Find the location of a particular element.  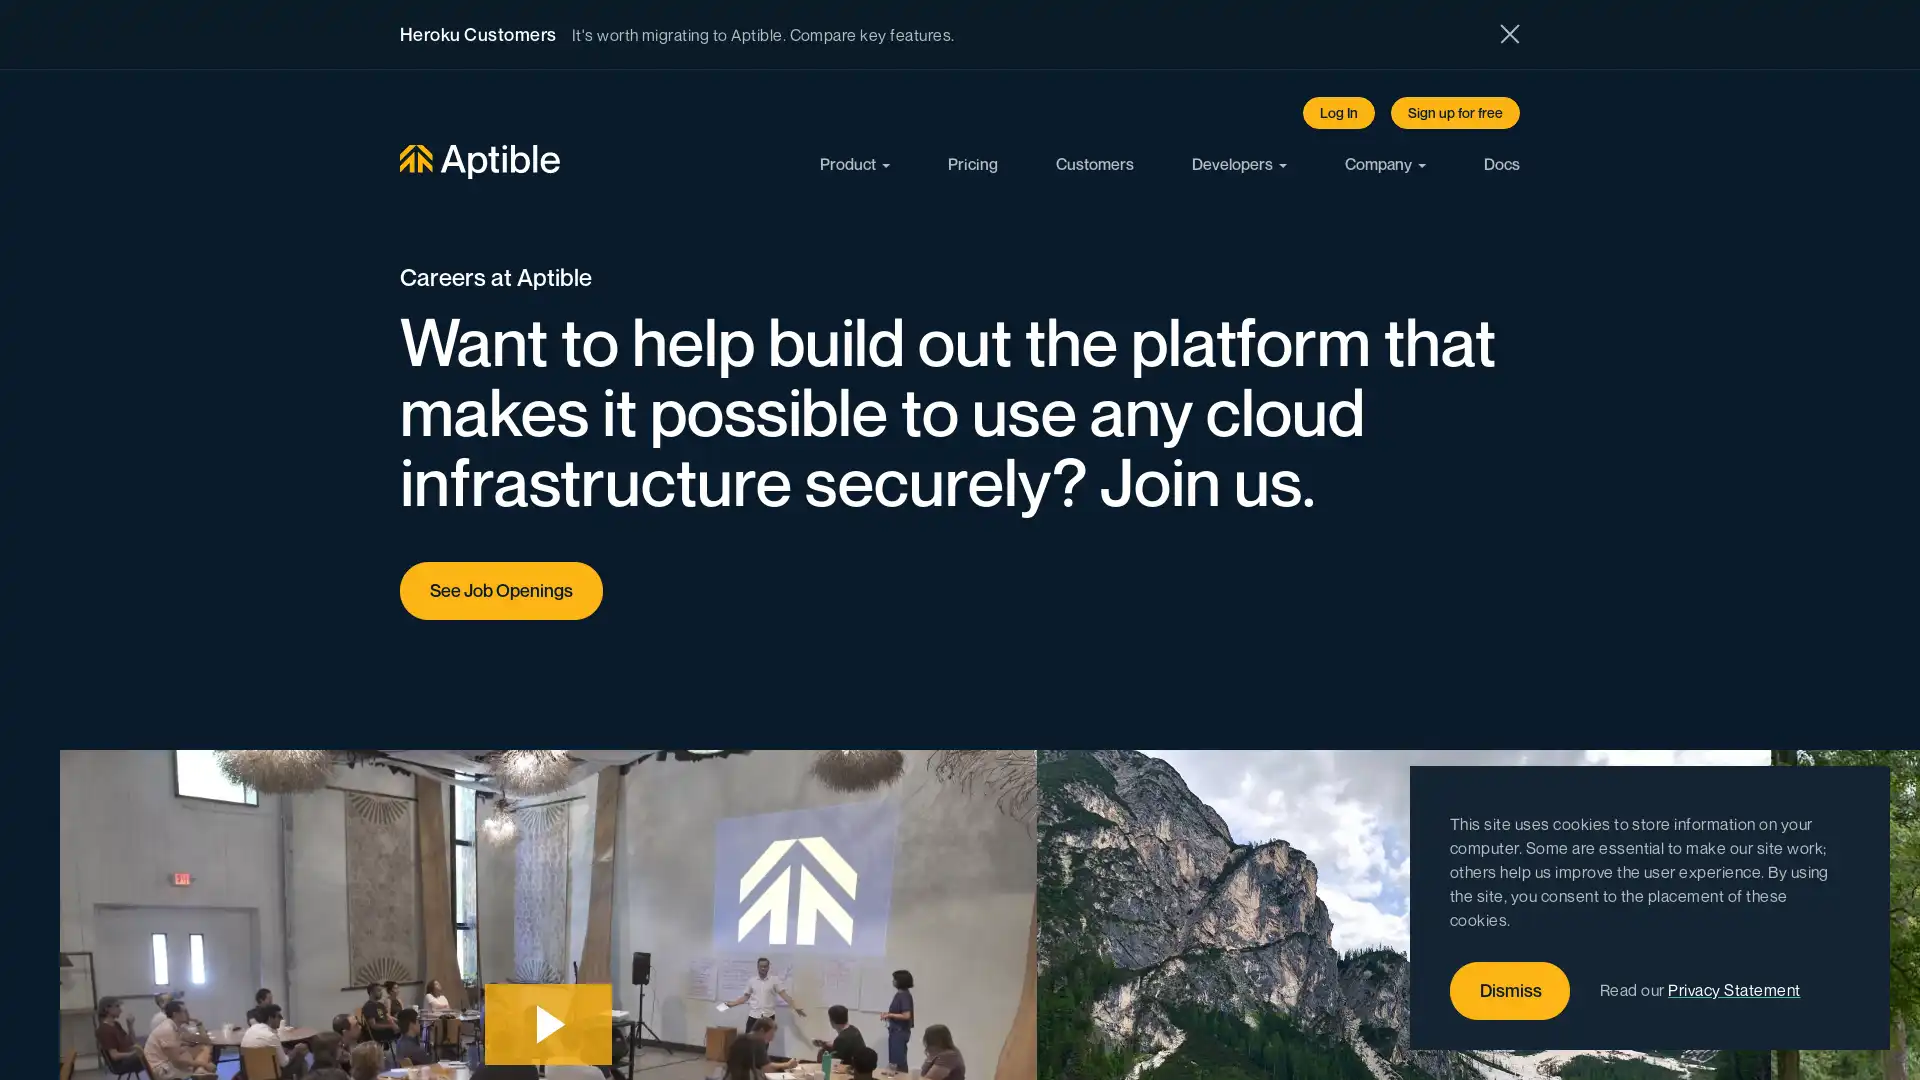

Sign up for free is located at coordinates (1455, 112).